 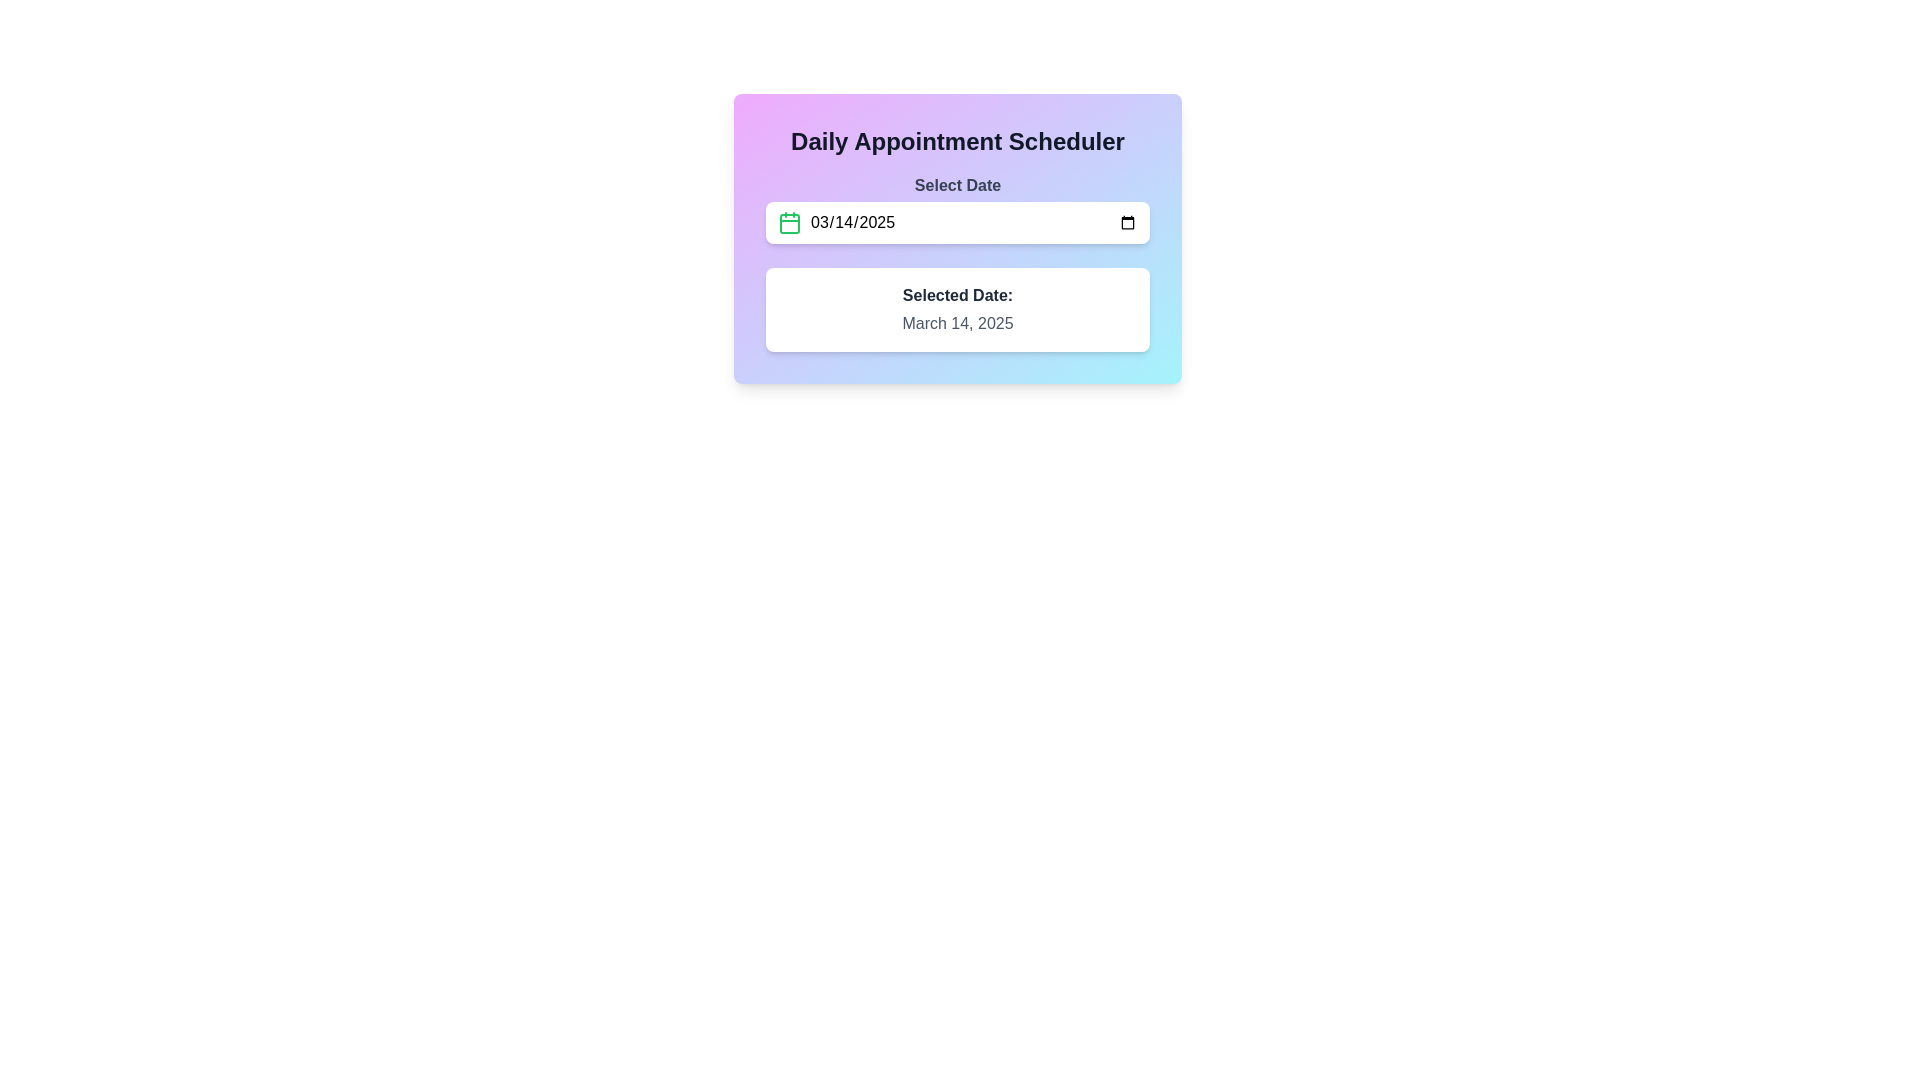 What do you see at coordinates (789, 223) in the screenshot?
I see `the calendar icon located at the top-left corner of the date input area, which opens the date picker widget` at bounding box center [789, 223].